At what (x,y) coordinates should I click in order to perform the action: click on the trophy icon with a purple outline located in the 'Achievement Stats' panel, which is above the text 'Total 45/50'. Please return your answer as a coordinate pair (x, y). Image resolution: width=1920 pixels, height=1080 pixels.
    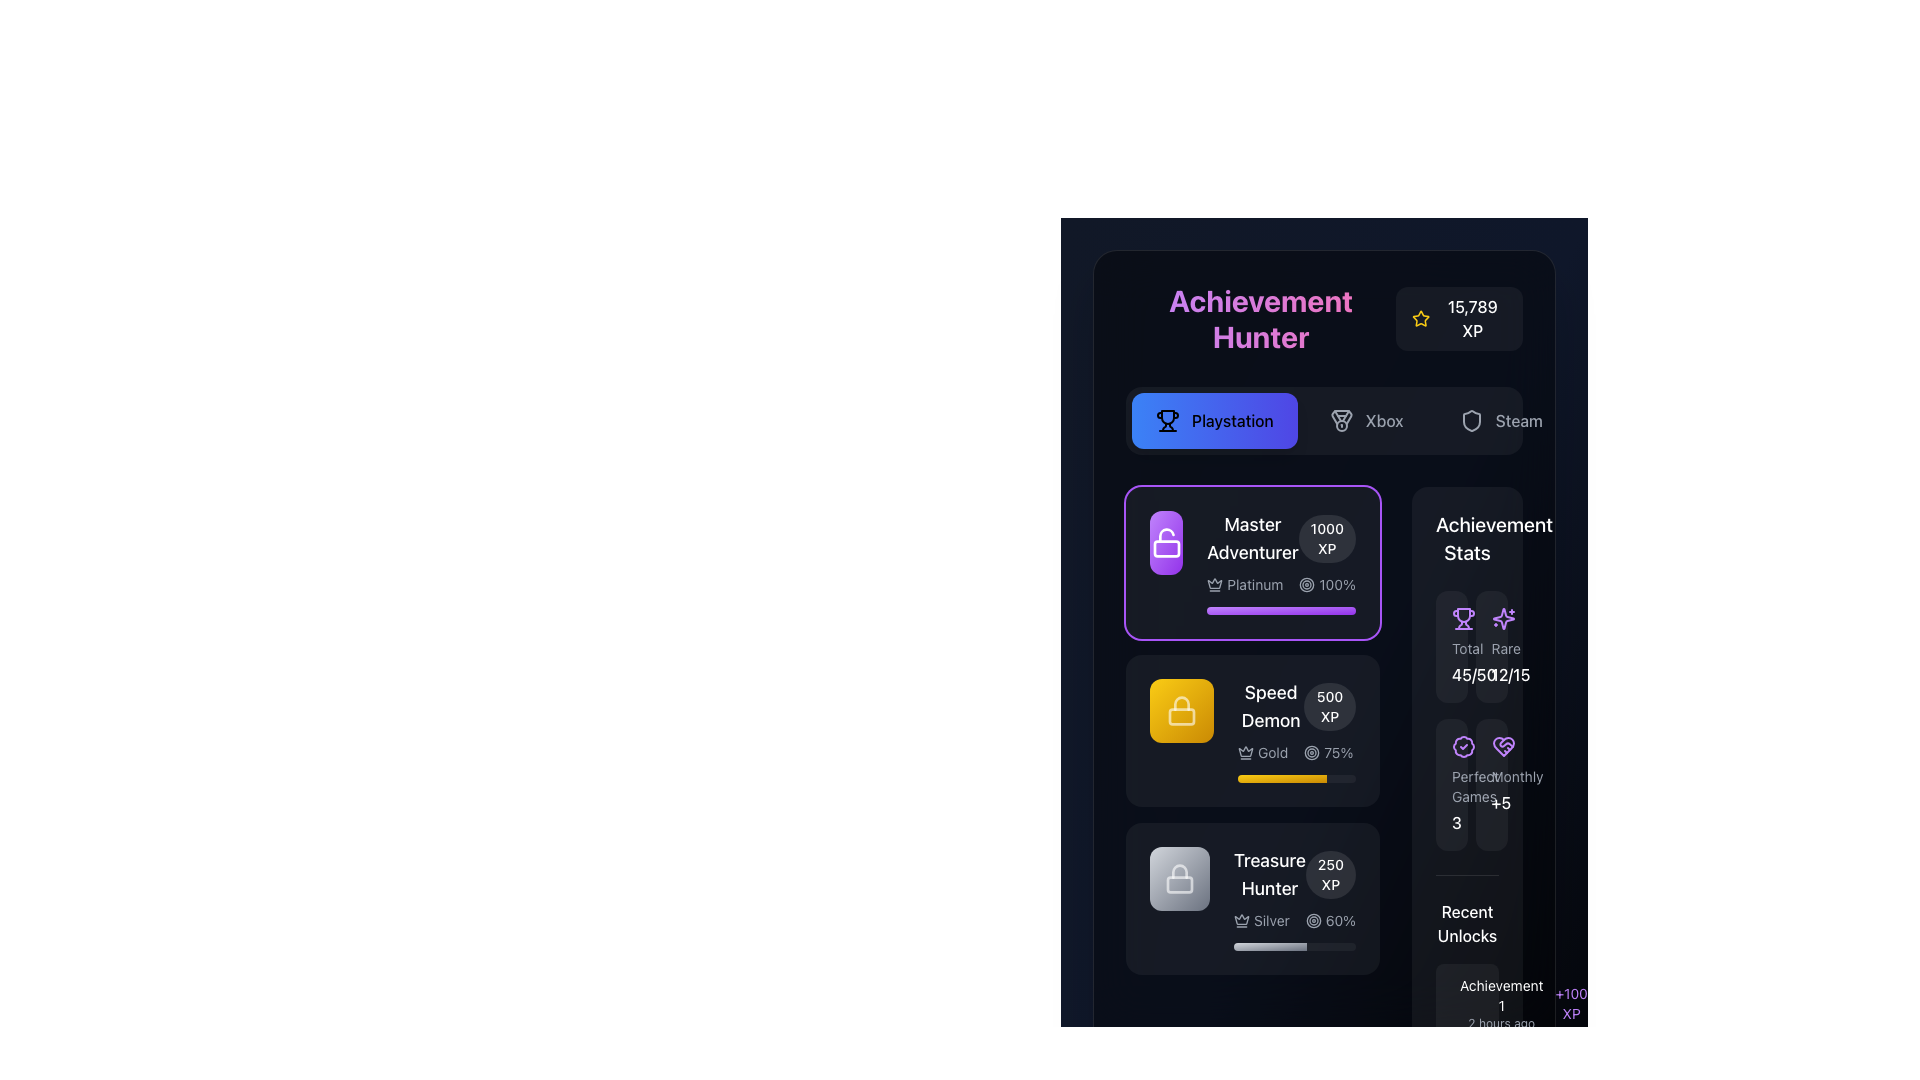
    Looking at the image, I should click on (1464, 617).